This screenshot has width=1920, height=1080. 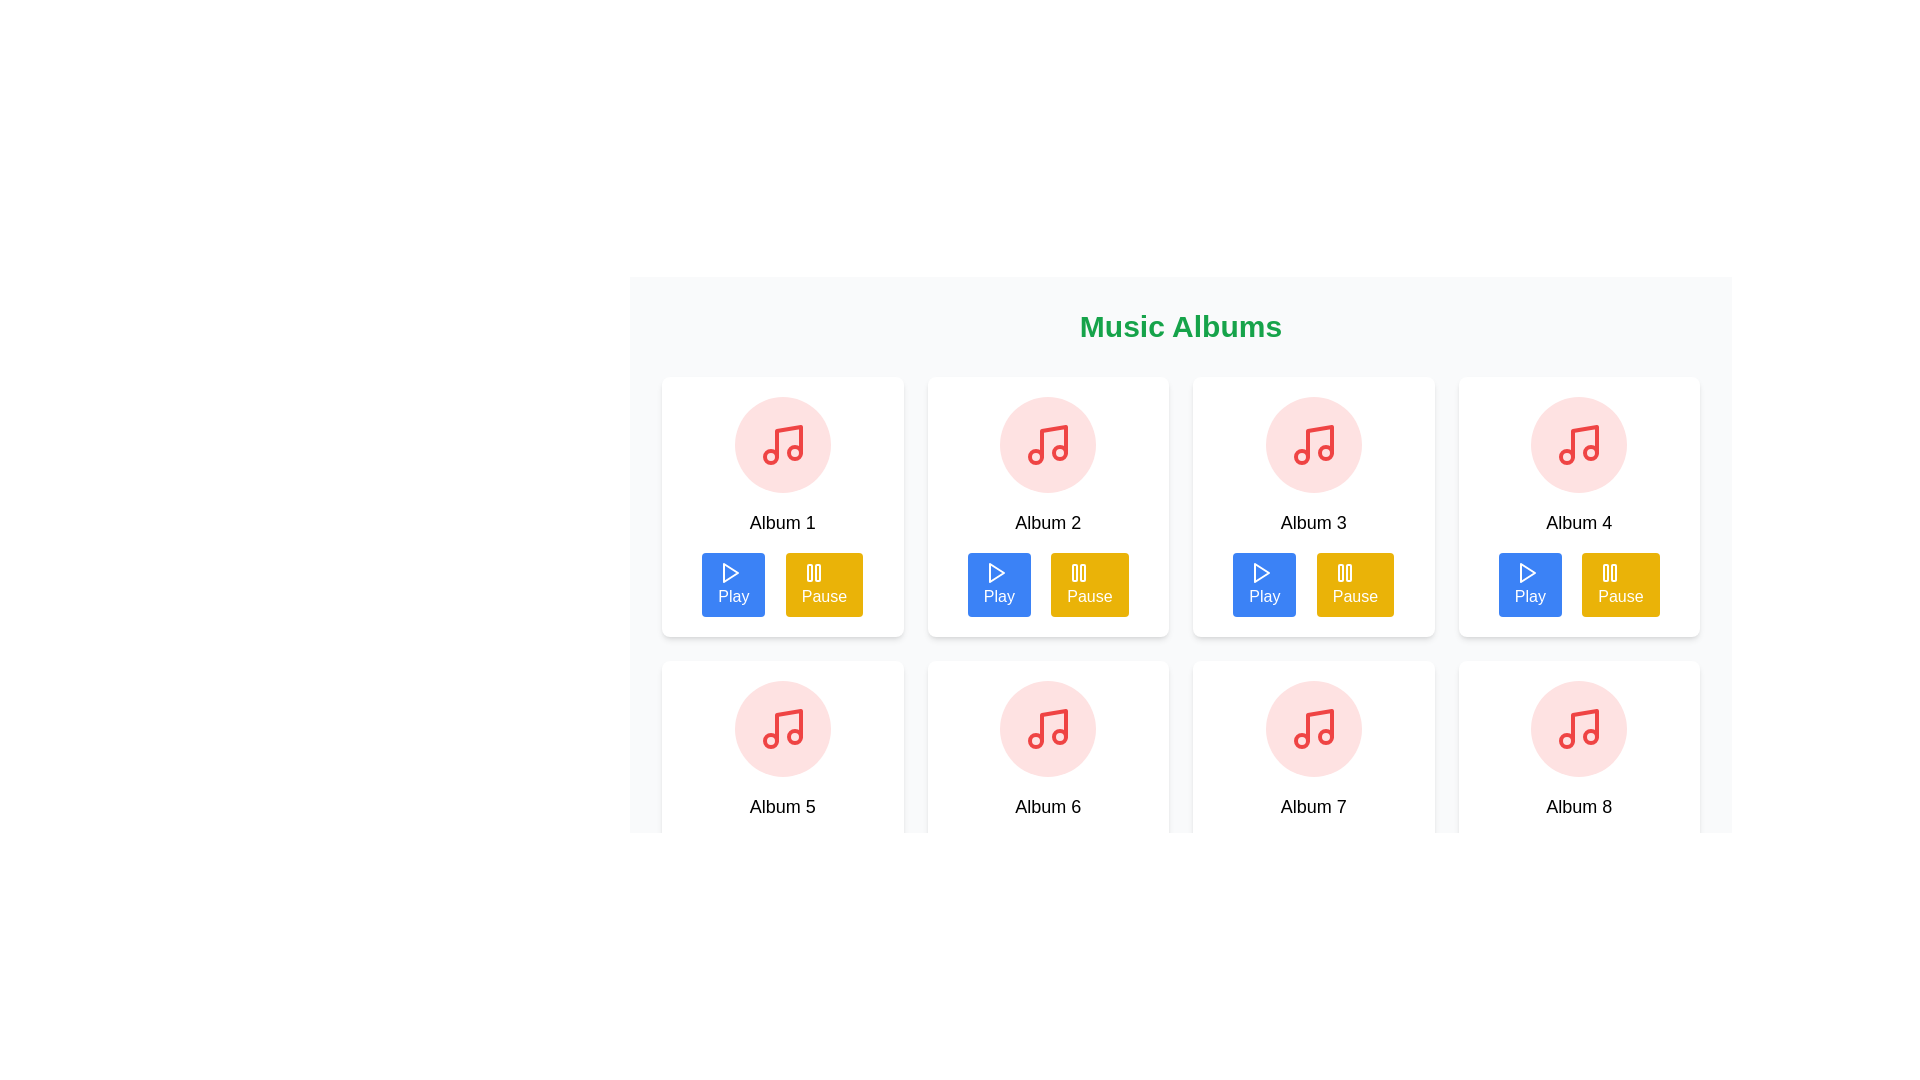 What do you see at coordinates (1578, 443) in the screenshot?
I see `the red-colored decorative icon representing musical notes located in the fourth column of the top row within the music albums grid interface, centered in the tile labeled 'Album 4'` at bounding box center [1578, 443].